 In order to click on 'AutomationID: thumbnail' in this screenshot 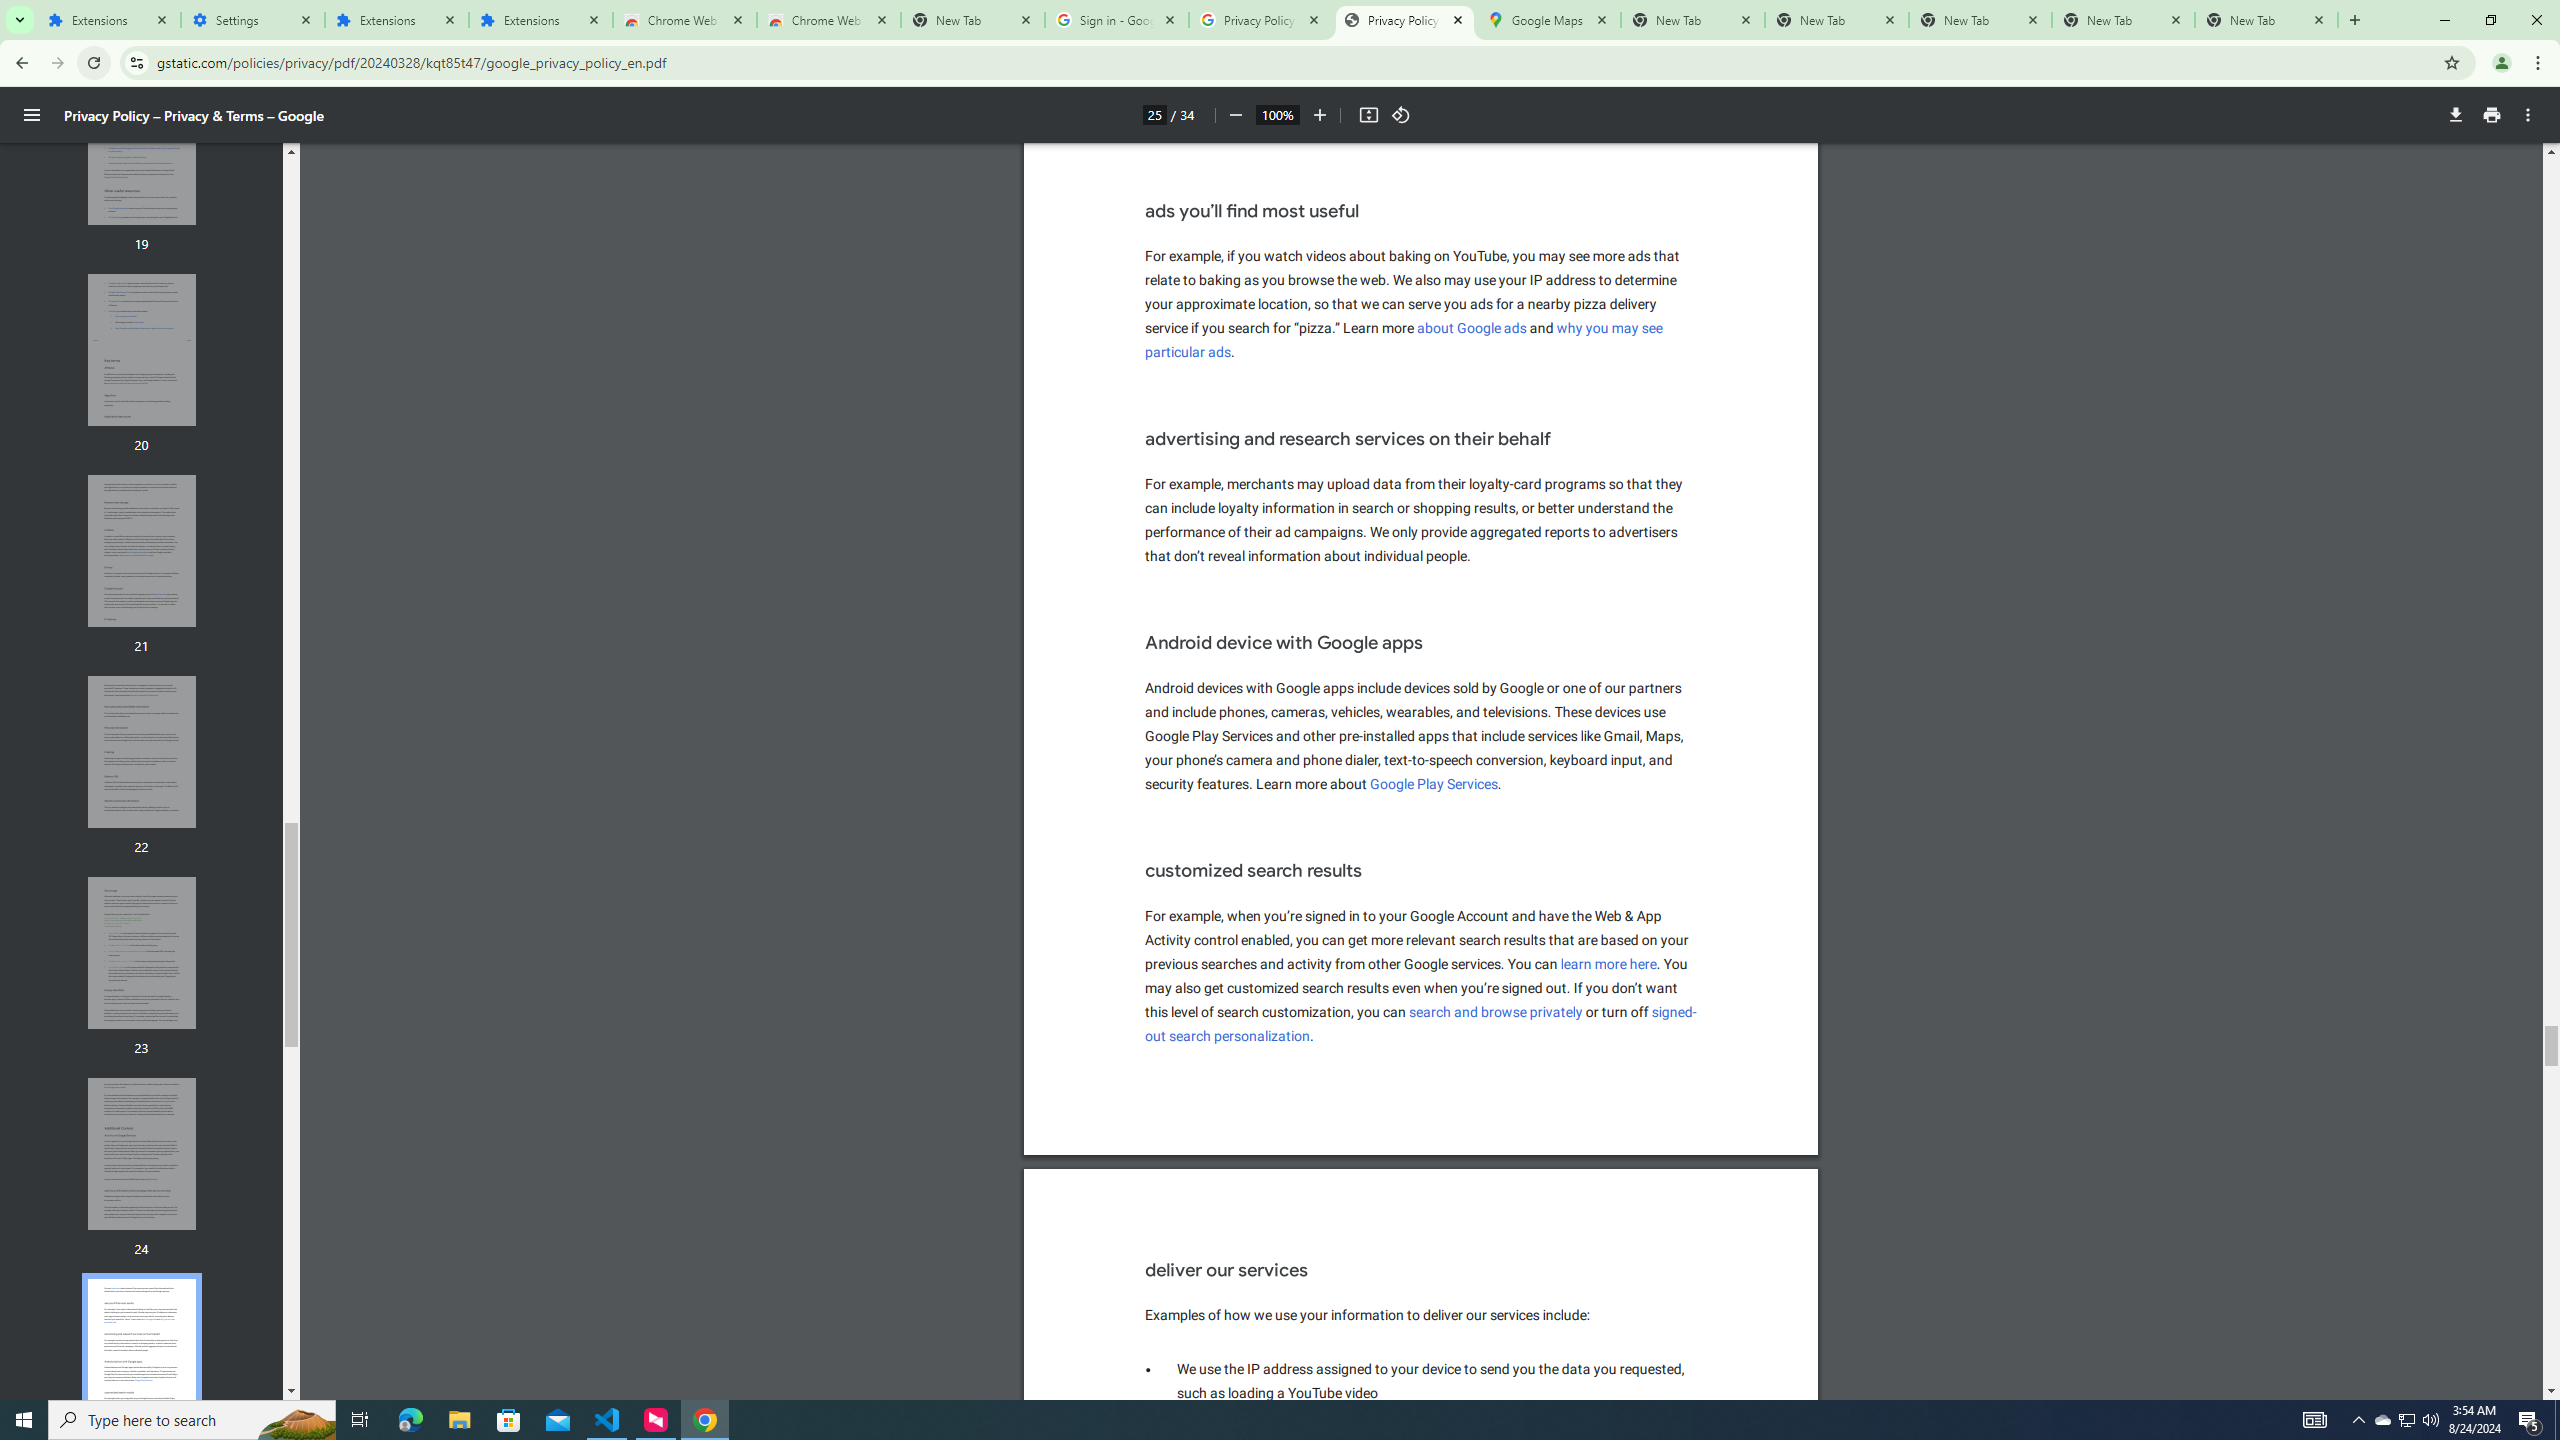, I will do `click(142, 1355)`.